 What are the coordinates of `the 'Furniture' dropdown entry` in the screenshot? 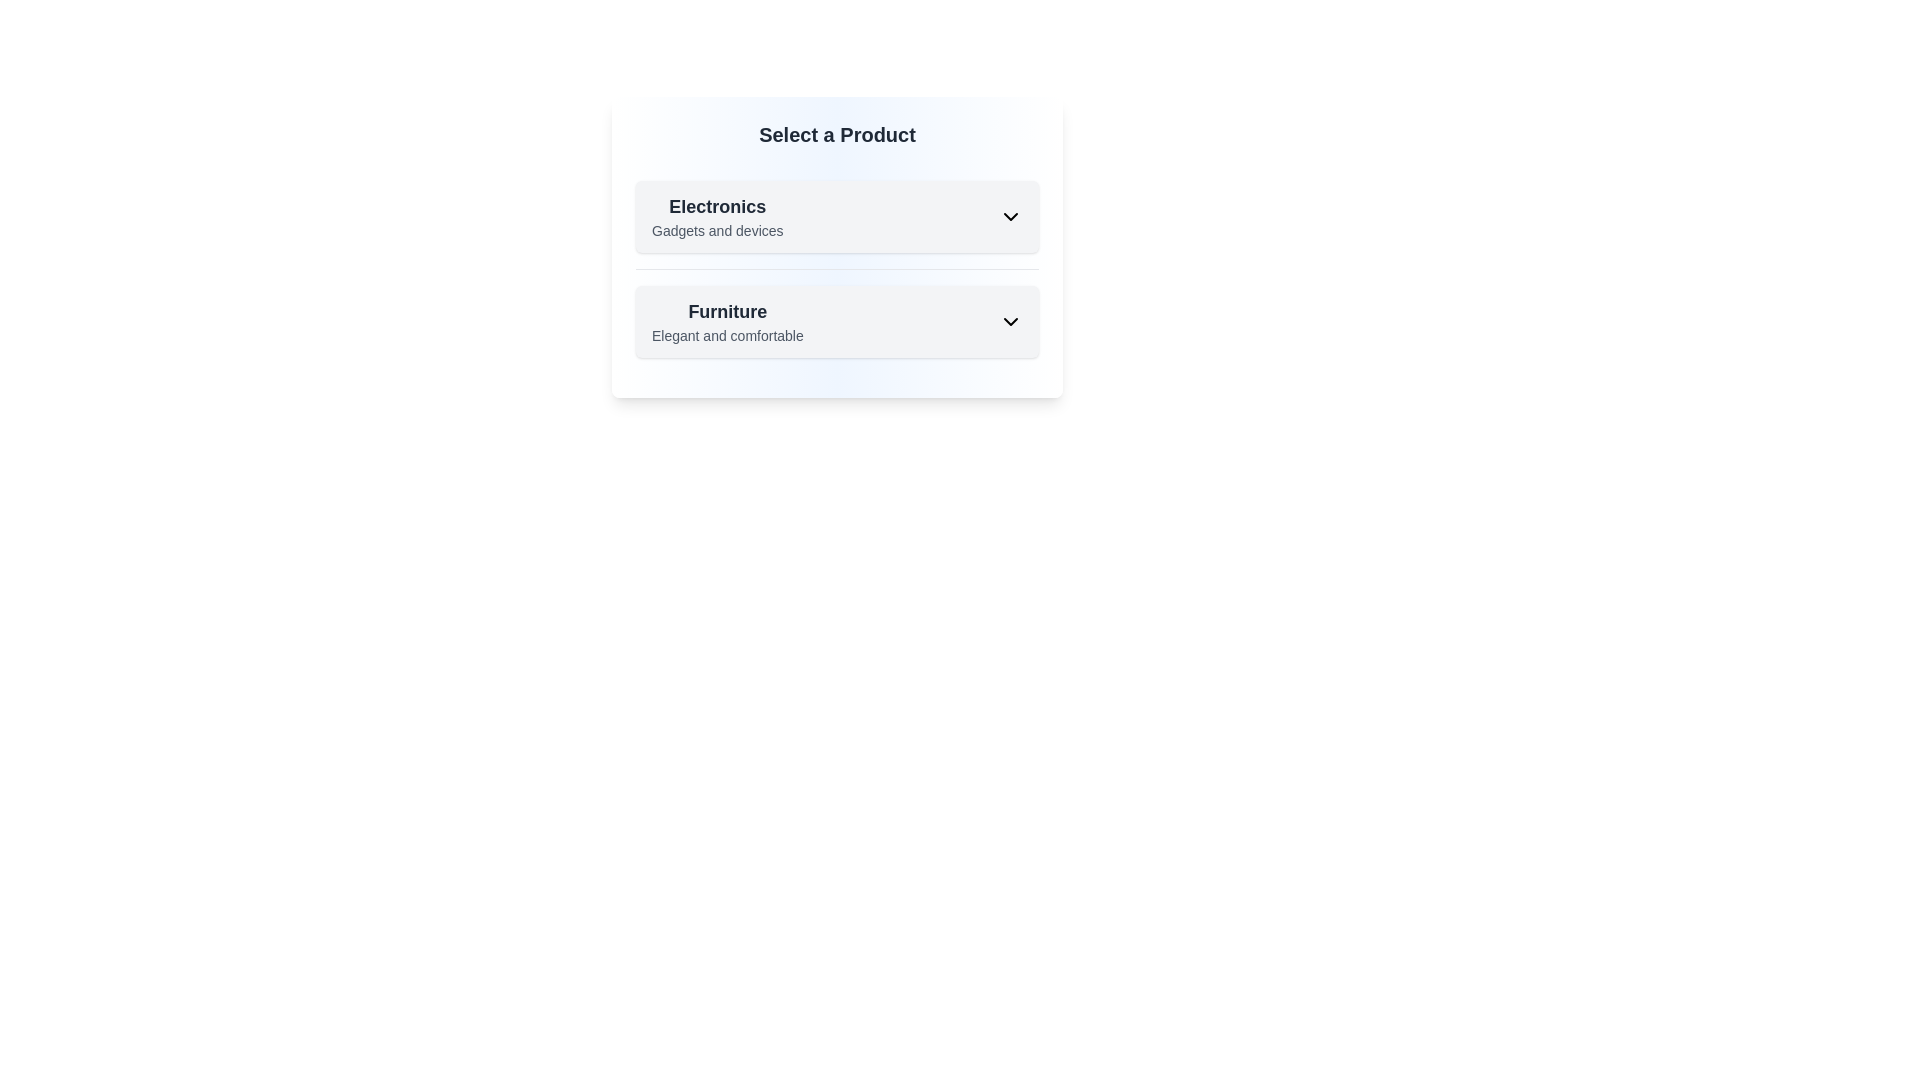 It's located at (837, 320).